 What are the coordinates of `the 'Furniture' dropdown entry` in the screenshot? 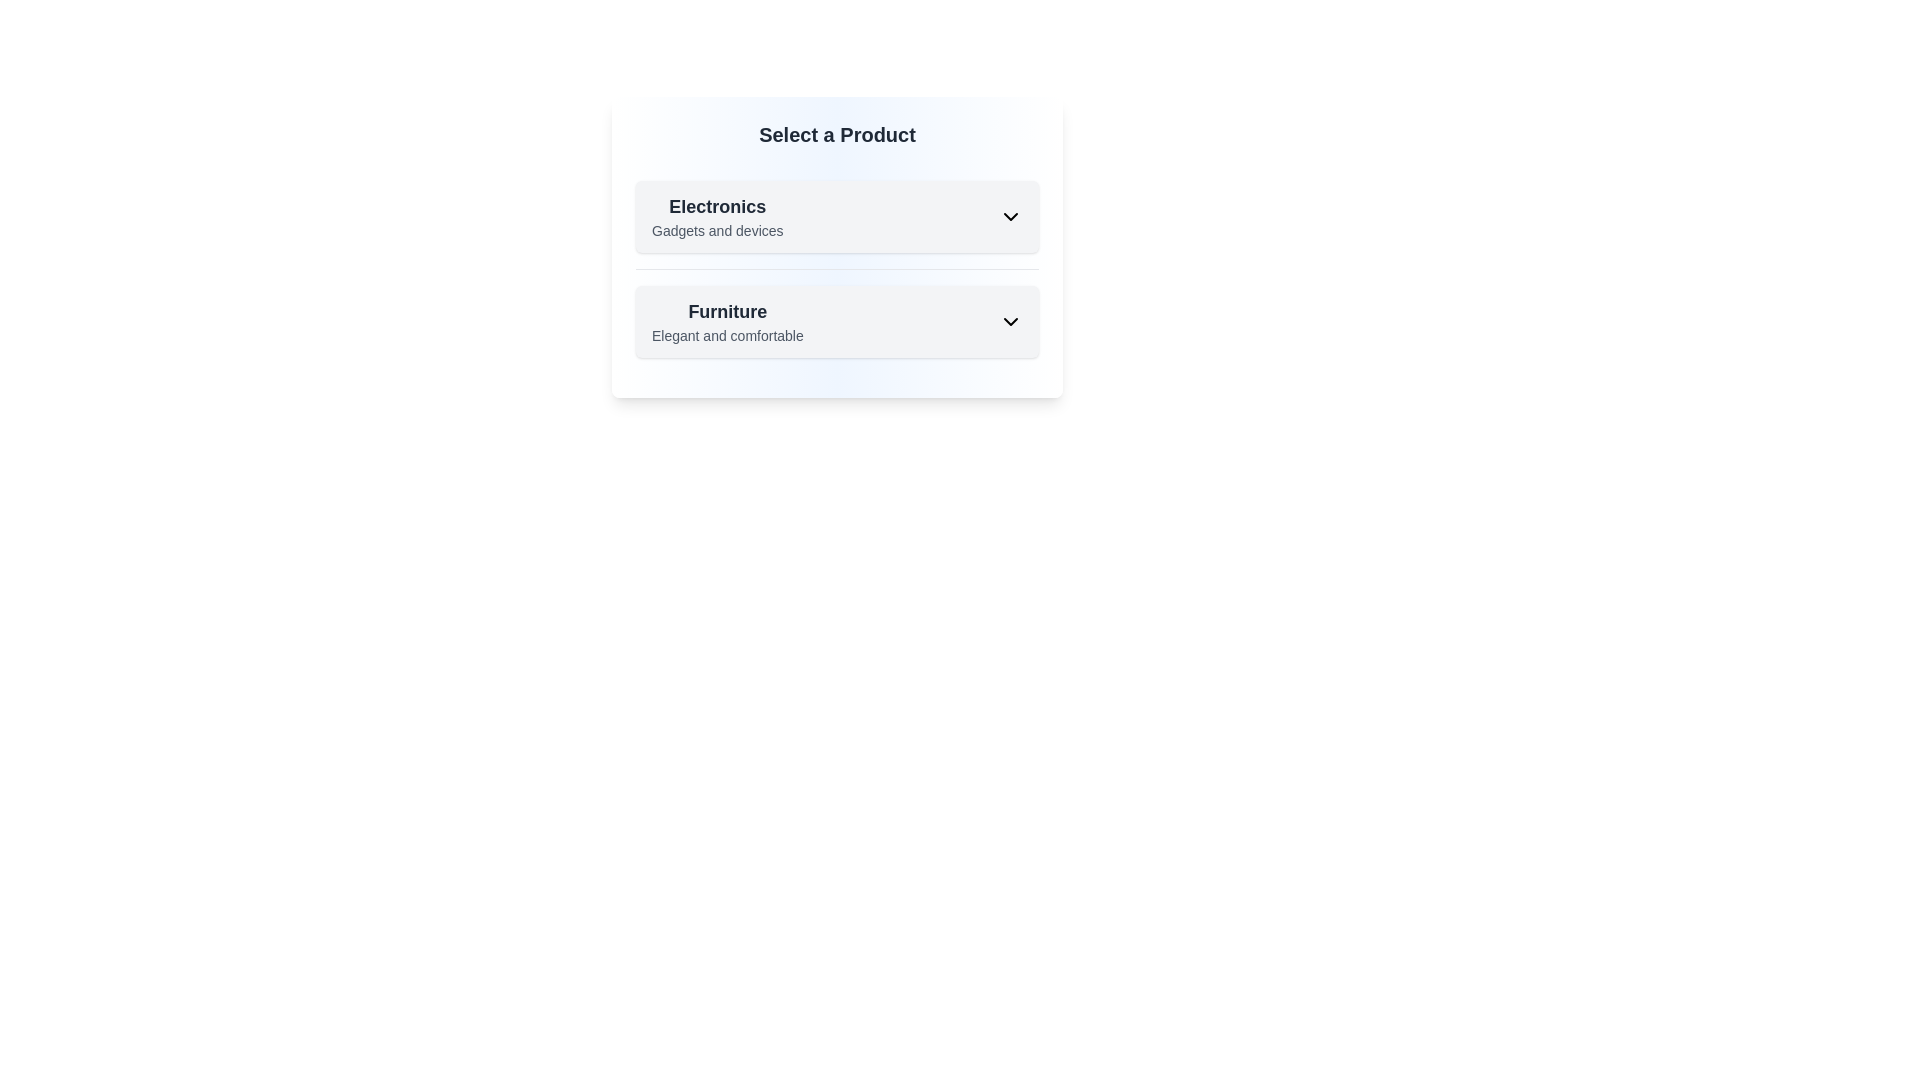 It's located at (837, 320).